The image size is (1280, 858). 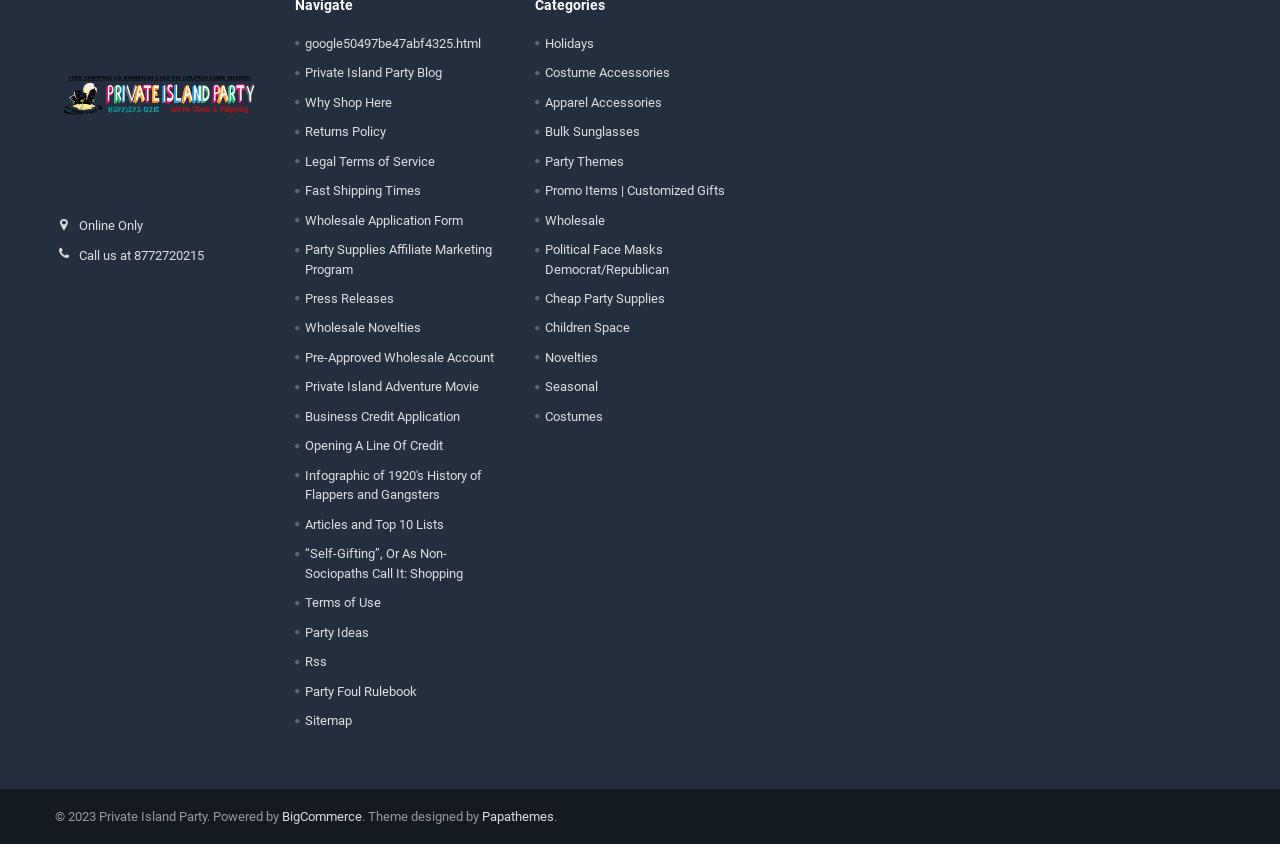 What do you see at coordinates (327, 733) in the screenshot?
I see `'Sitemap'` at bounding box center [327, 733].